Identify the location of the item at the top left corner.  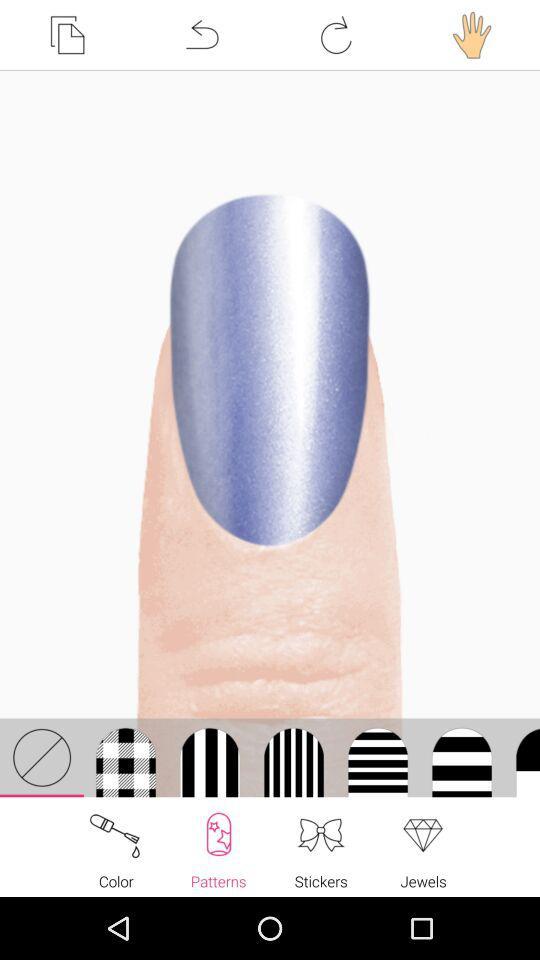
(67, 34).